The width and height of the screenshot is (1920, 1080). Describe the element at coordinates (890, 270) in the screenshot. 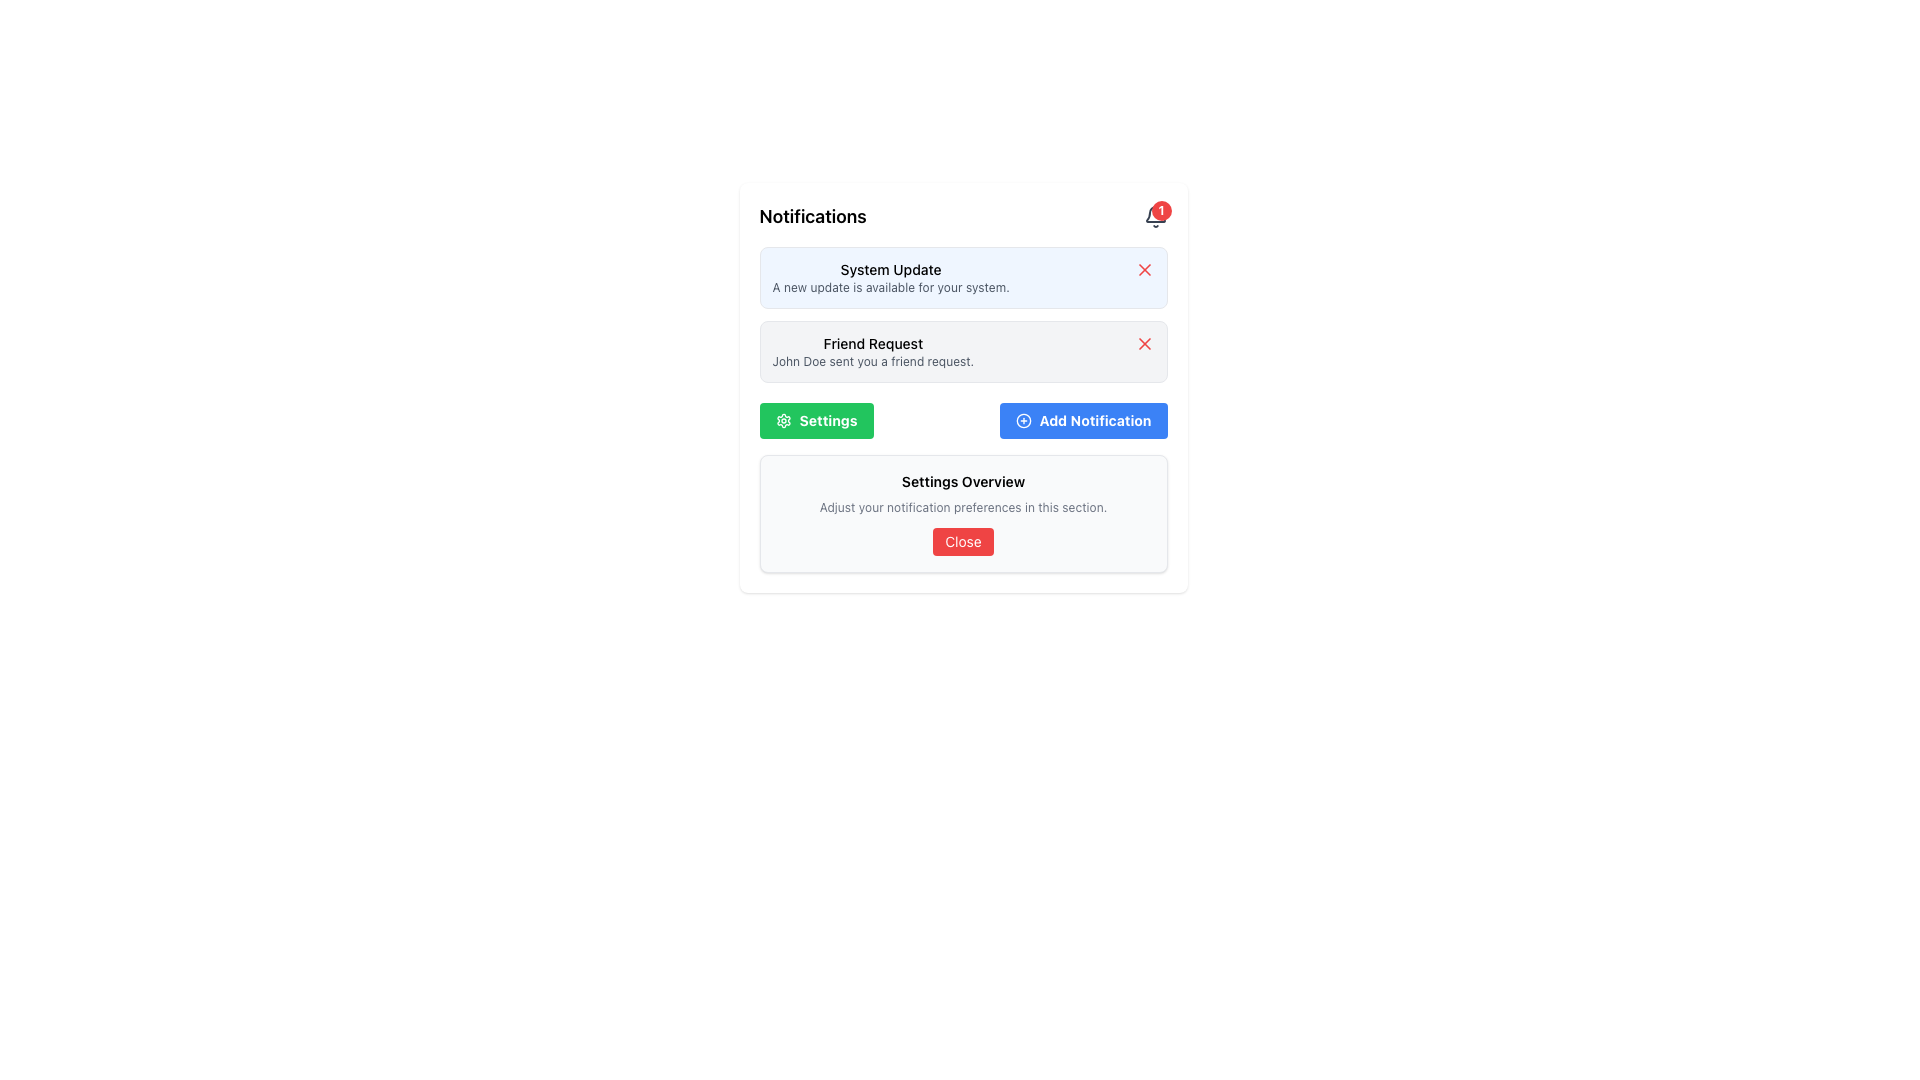

I see `the static text element that serves as the title for the notification labeled 'System Update'` at that location.